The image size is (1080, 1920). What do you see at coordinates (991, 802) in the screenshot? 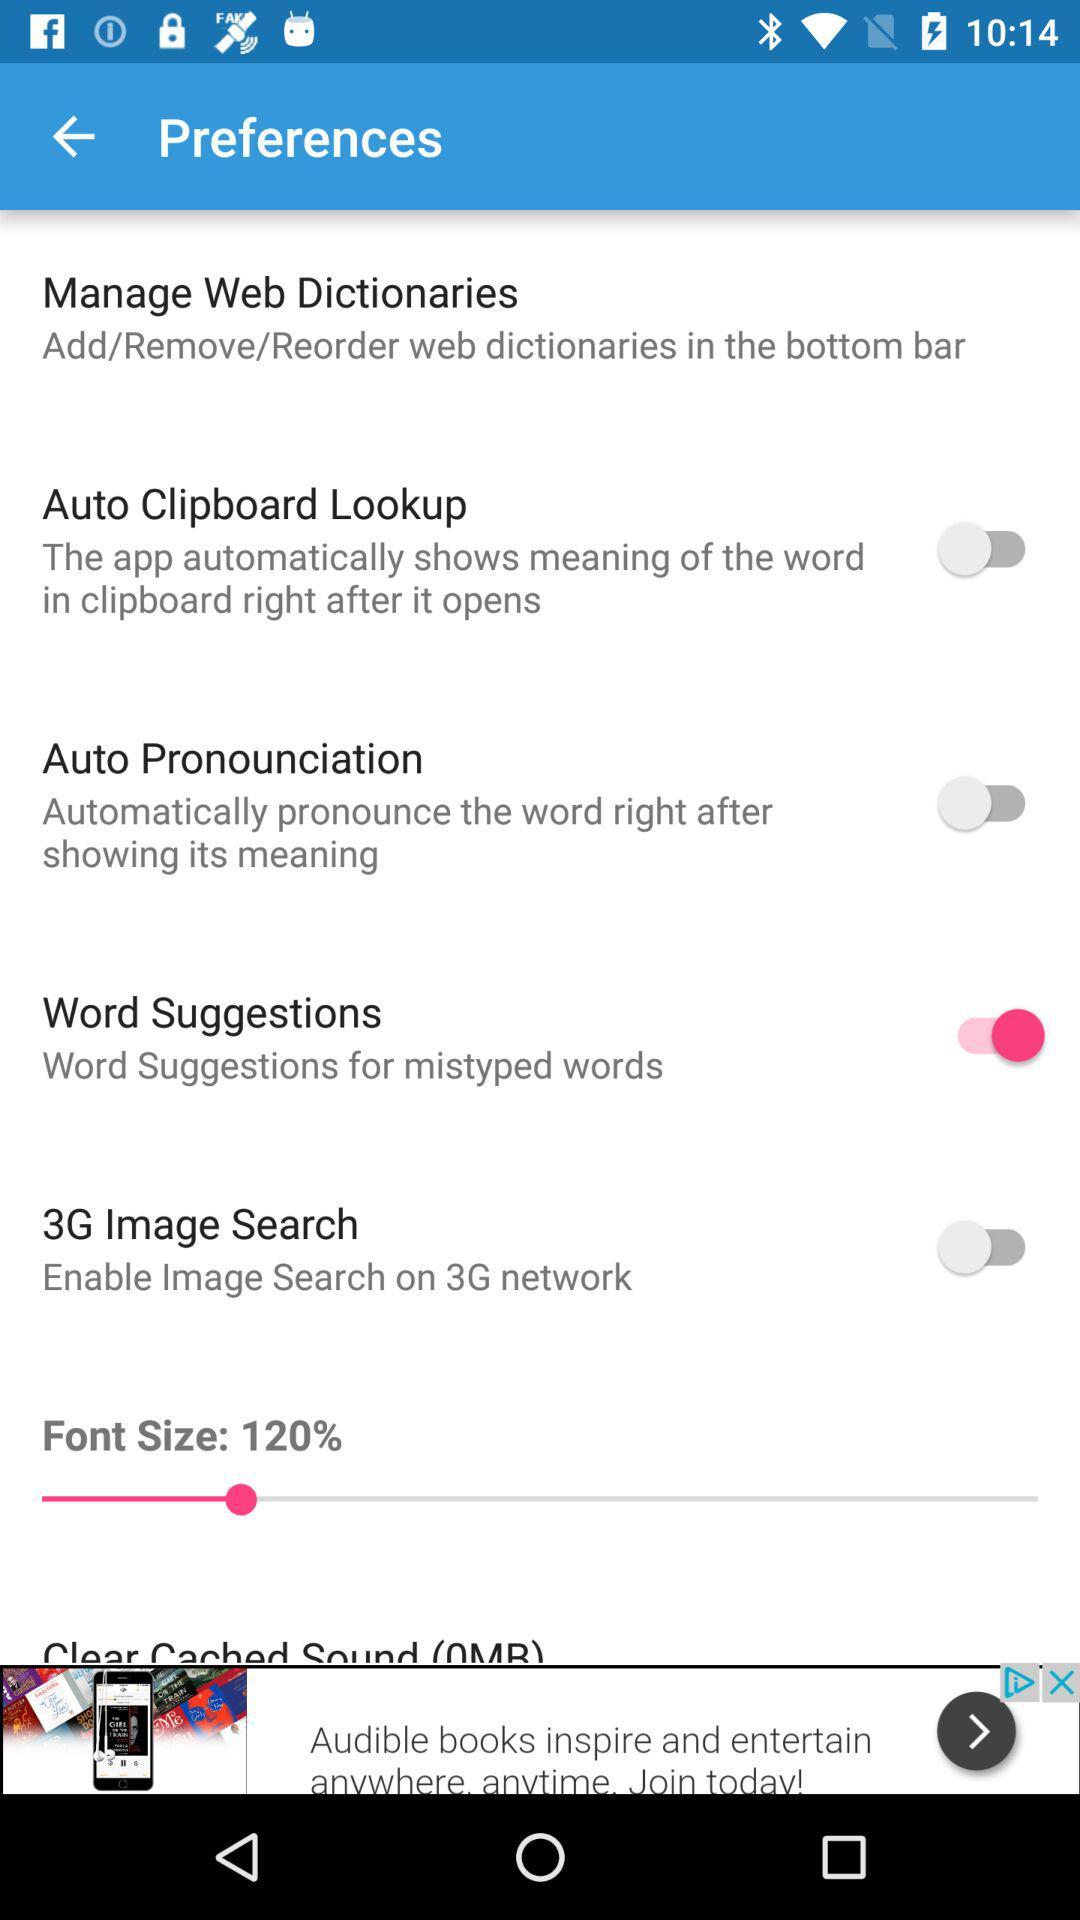
I see `auto pronunciation` at bounding box center [991, 802].